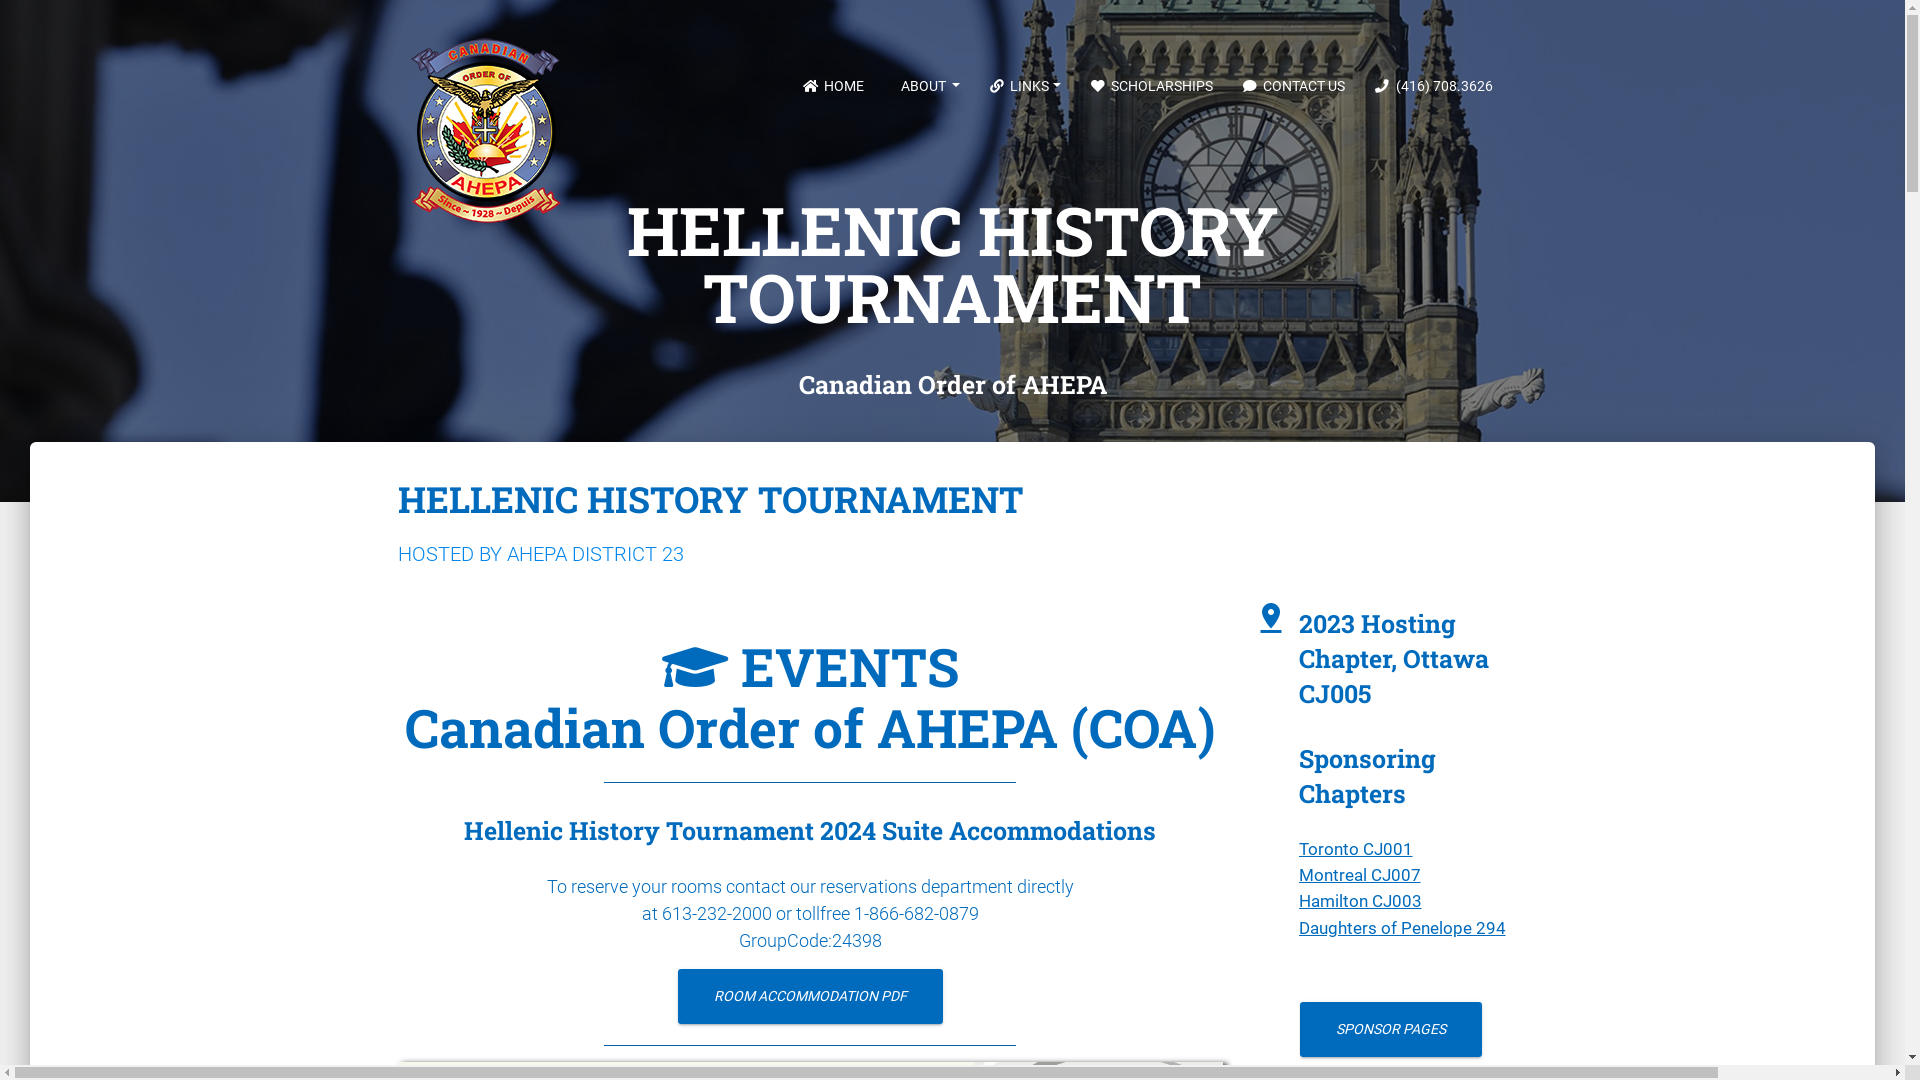 This screenshot has height=1080, width=1920. What do you see at coordinates (1227, 84) in the screenshot?
I see `'CONTACT US'` at bounding box center [1227, 84].